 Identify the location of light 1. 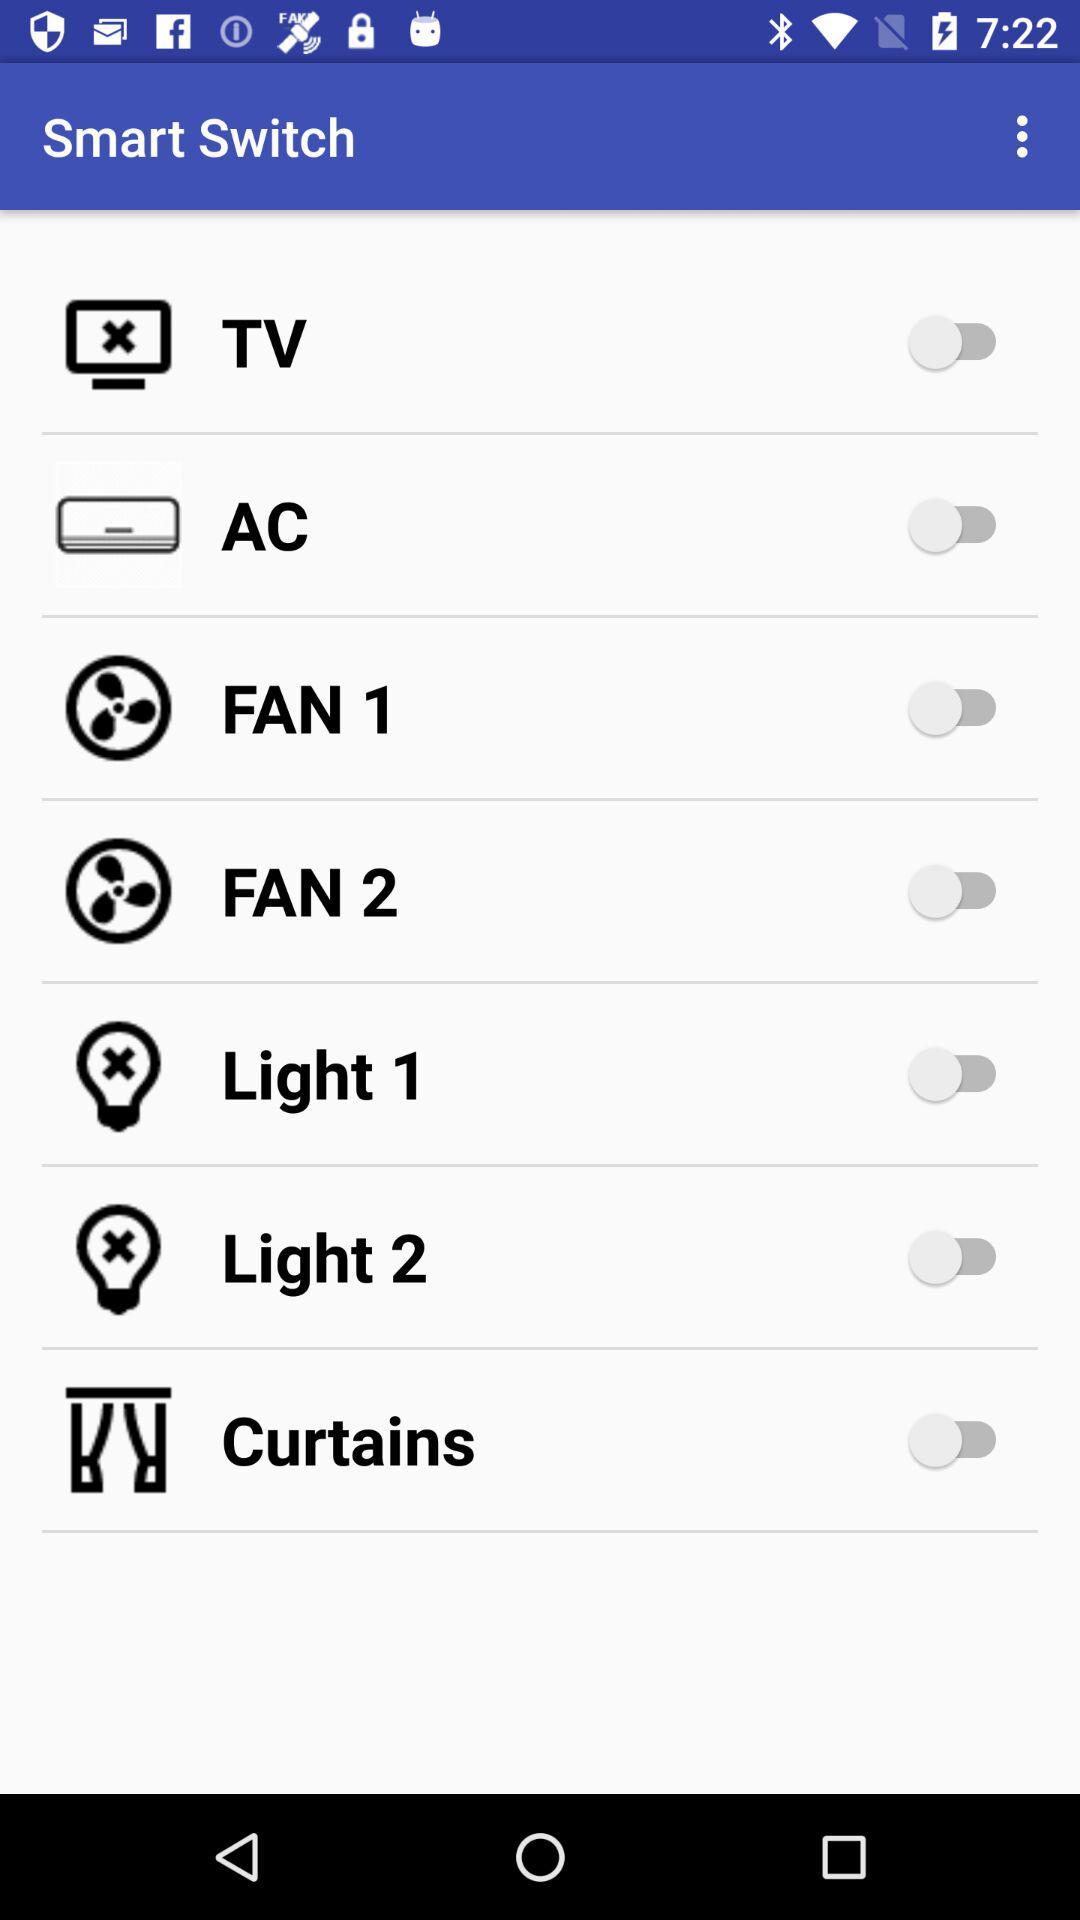
(560, 1073).